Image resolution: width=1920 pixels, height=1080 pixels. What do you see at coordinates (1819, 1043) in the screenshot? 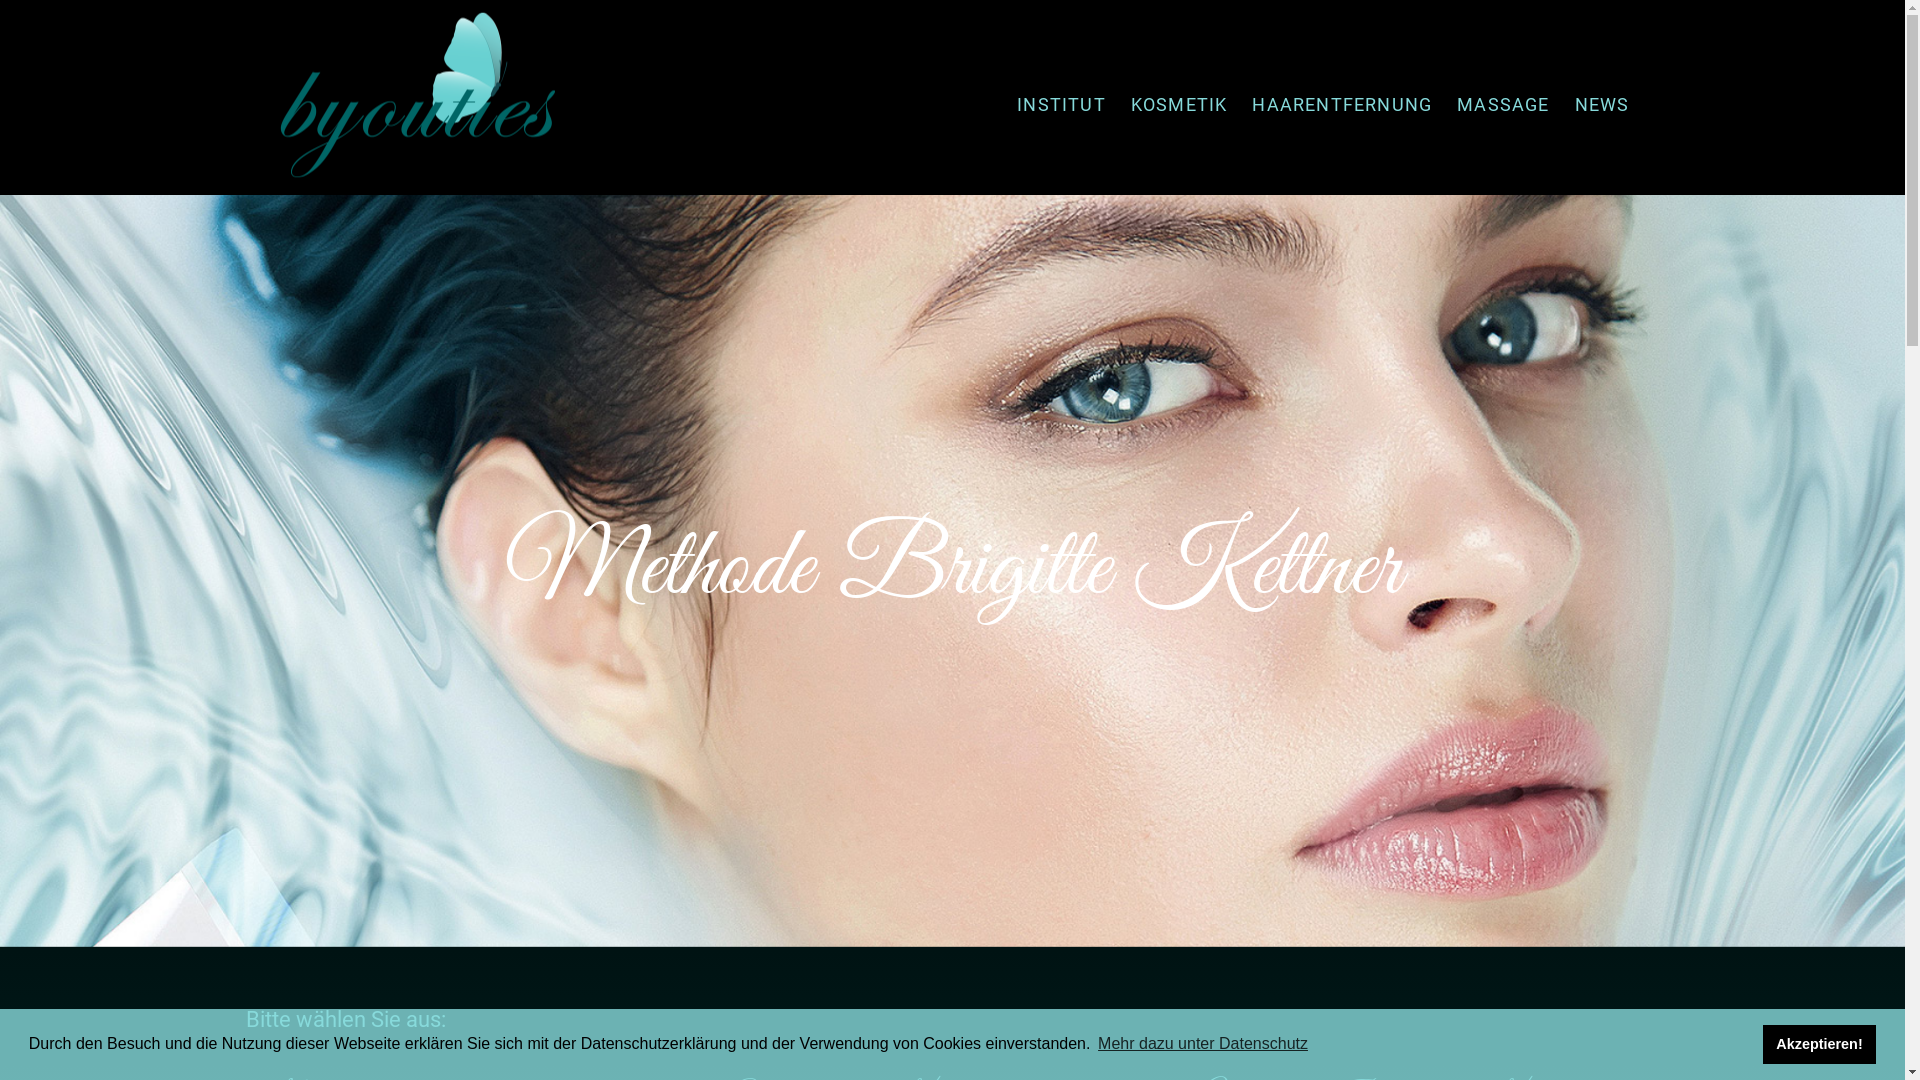
I see `'Akzeptieren!'` at bounding box center [1819, 1043].